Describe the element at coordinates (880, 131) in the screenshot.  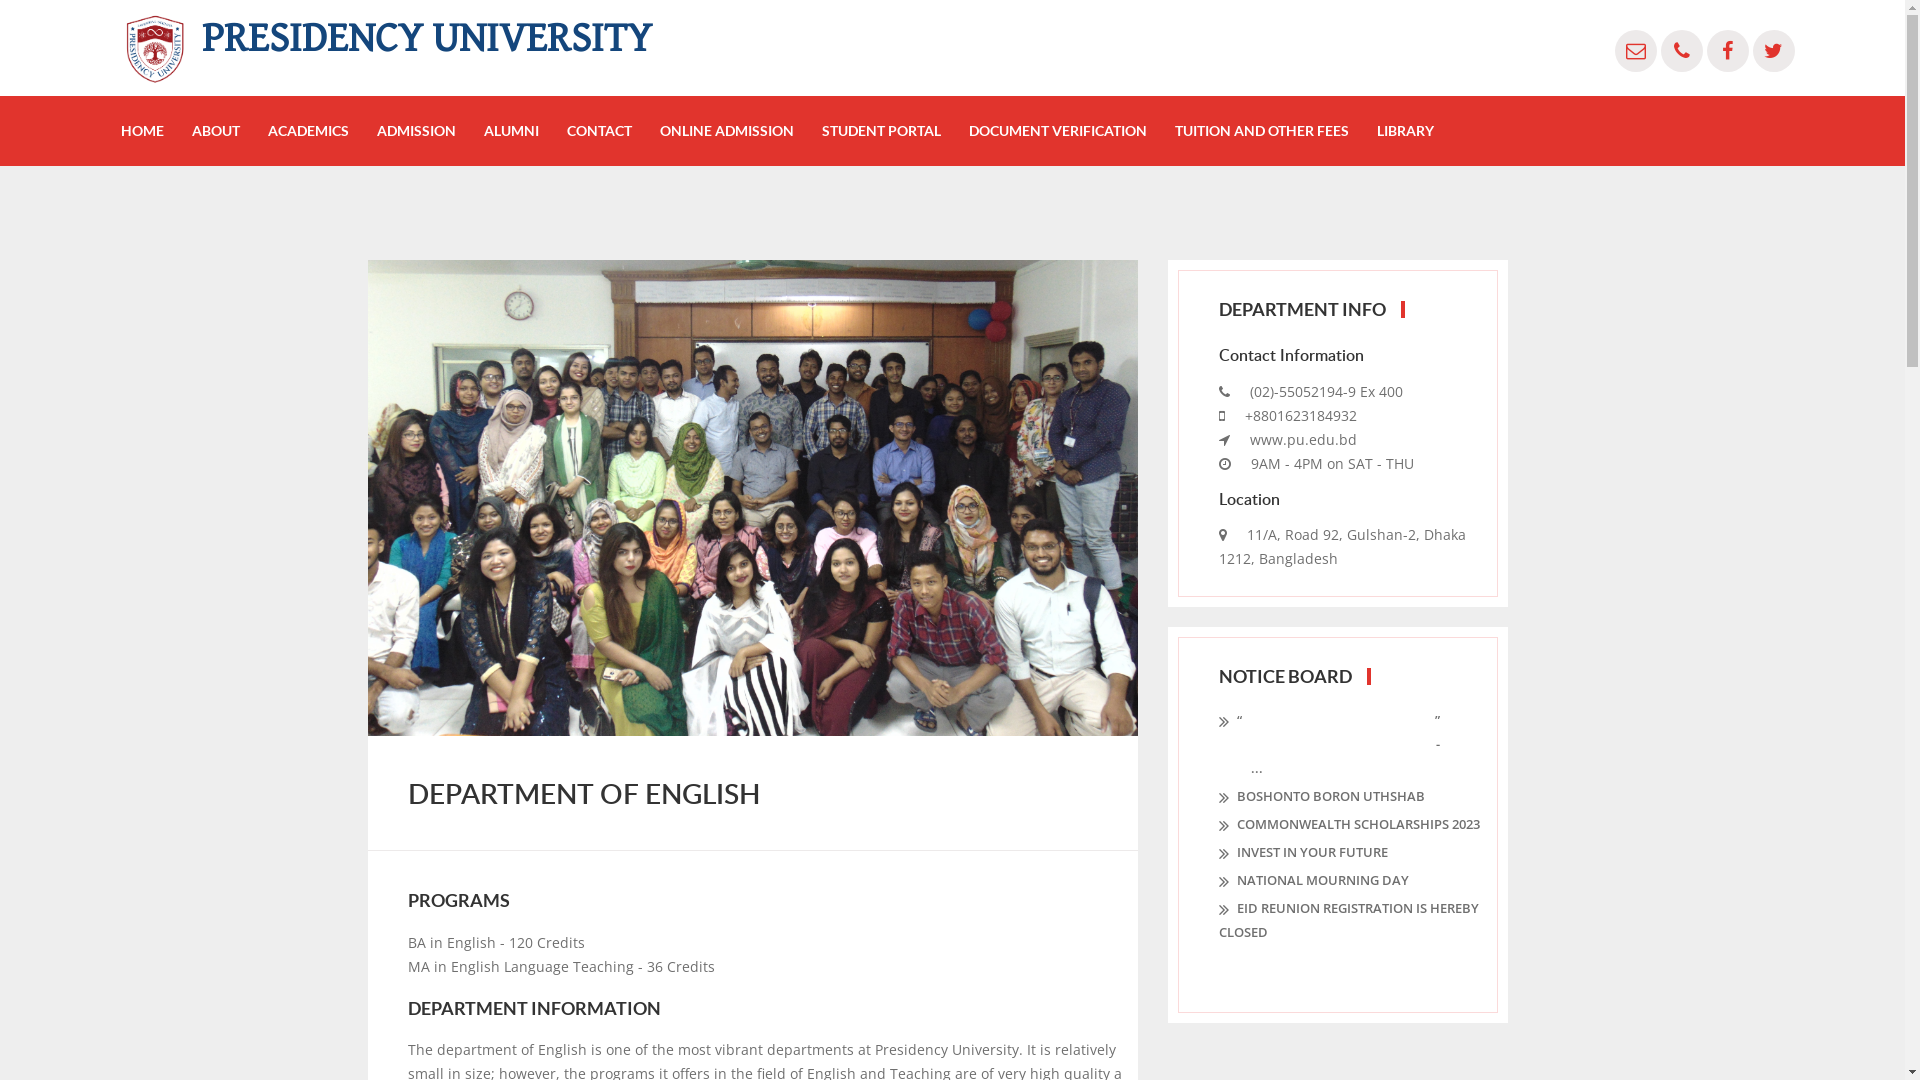
I see `'STUDENT PORTAL'` at that location.